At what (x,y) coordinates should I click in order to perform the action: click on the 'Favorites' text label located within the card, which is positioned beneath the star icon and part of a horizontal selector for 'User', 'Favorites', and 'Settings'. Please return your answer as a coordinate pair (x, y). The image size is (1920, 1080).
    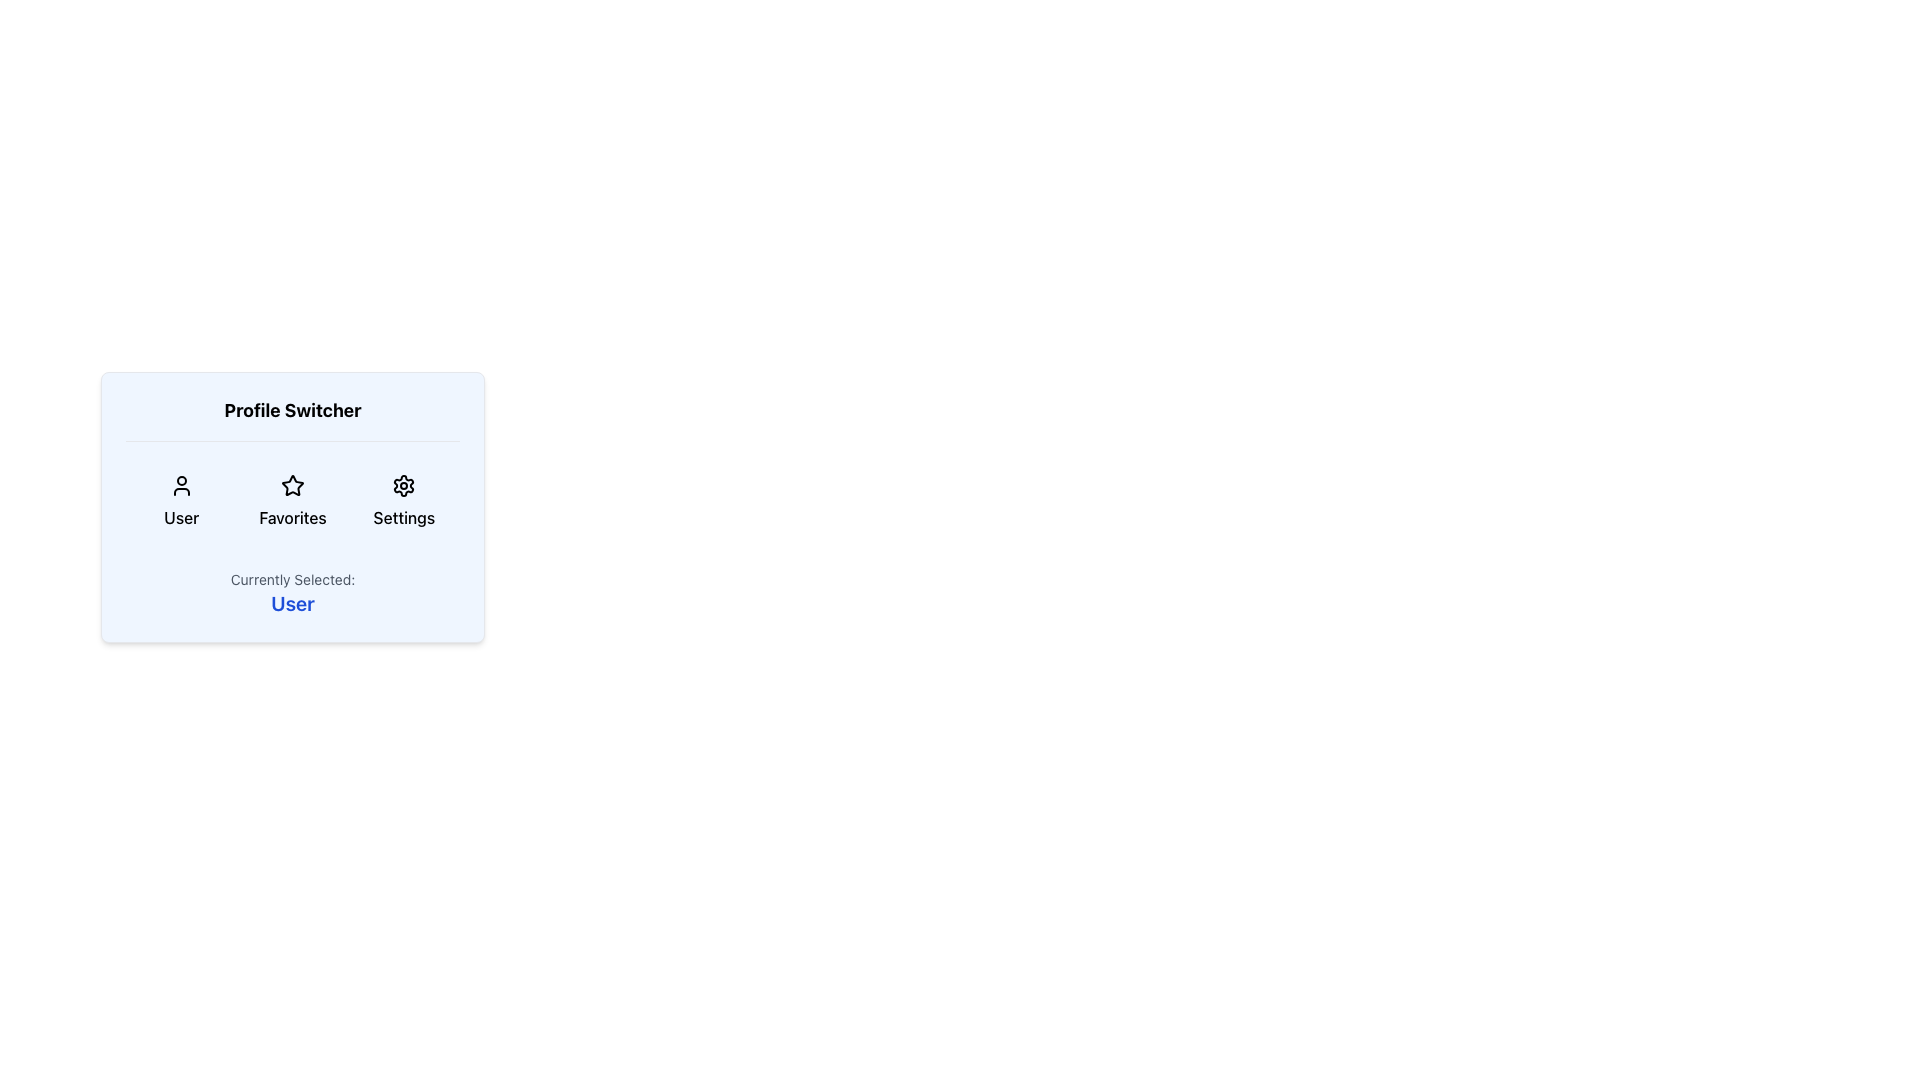
    Looking at the image, I should click on (291, 516).